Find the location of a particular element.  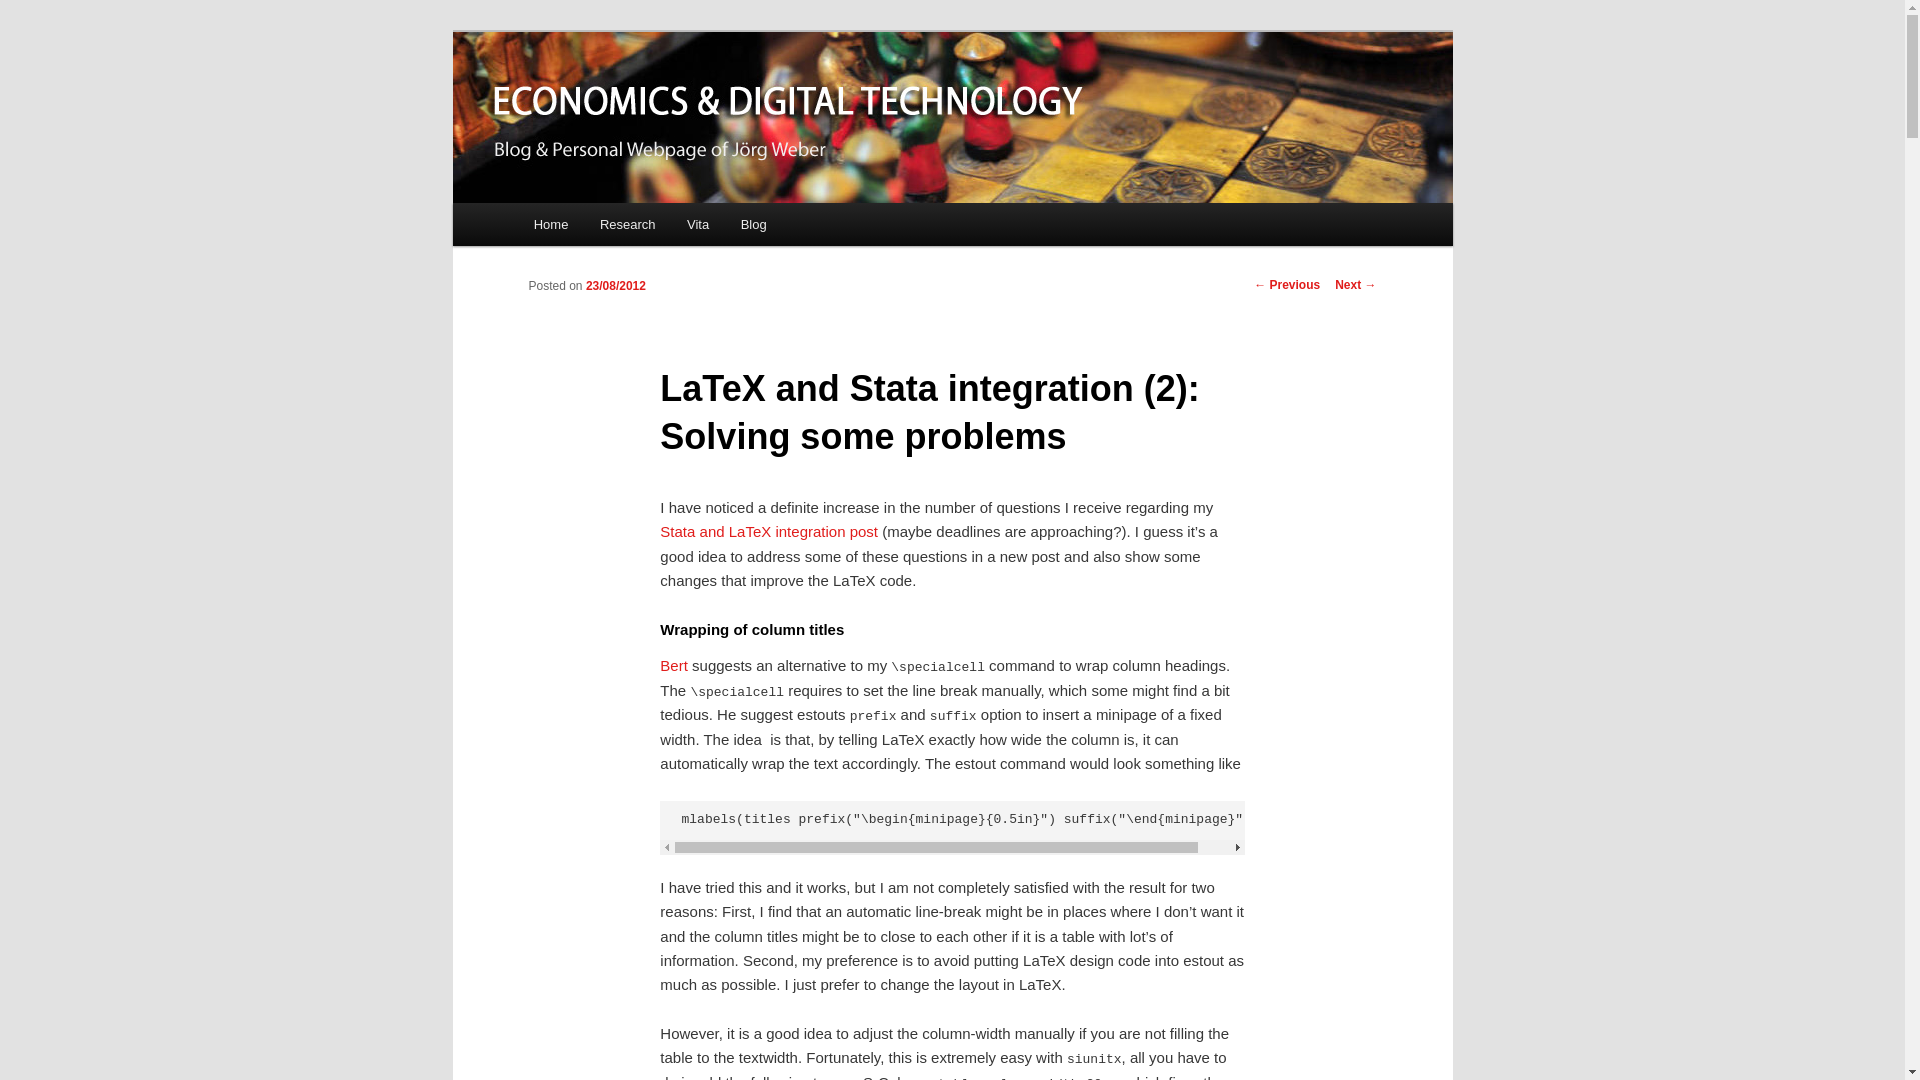

'23/08/2012' is located at coordinates (614, 285).